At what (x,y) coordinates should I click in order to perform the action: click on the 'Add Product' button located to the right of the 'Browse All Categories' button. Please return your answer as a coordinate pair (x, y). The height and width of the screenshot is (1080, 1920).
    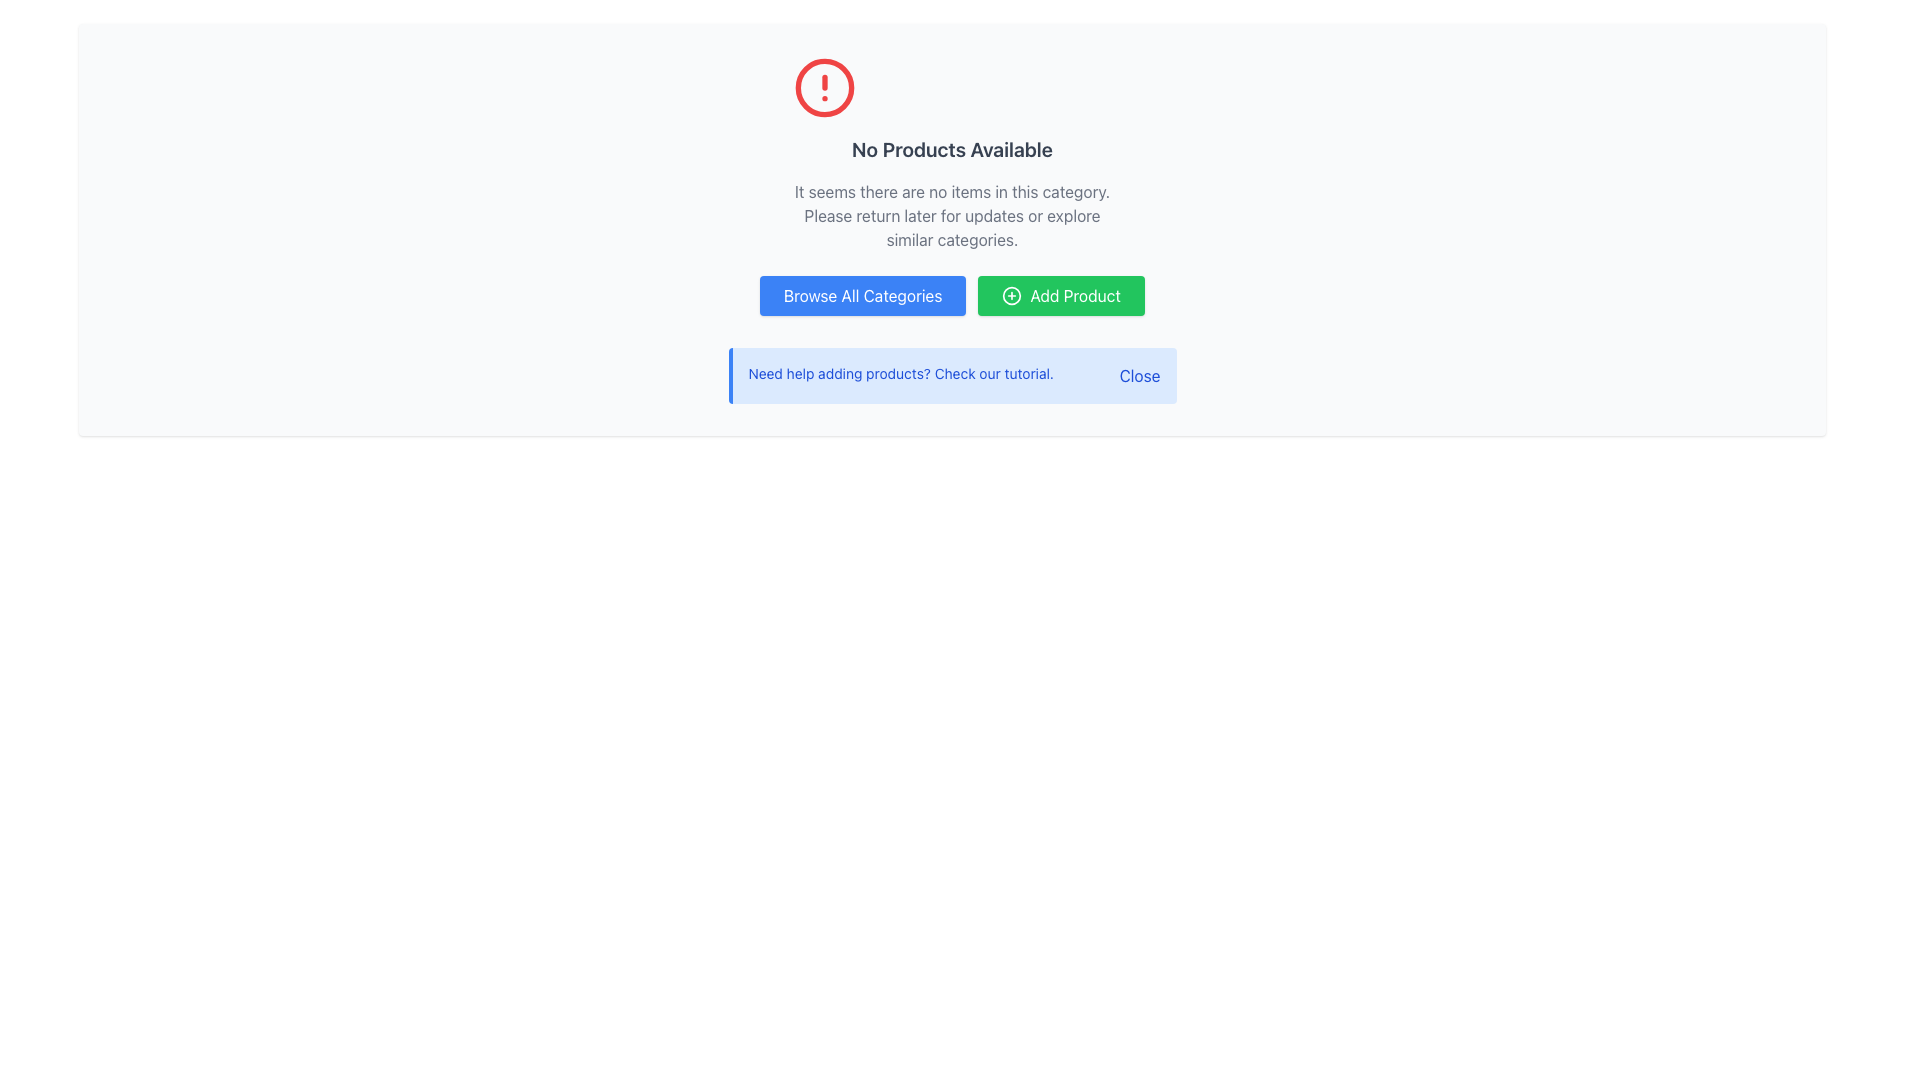
    Looking at the image, I should click on (1060, 296).